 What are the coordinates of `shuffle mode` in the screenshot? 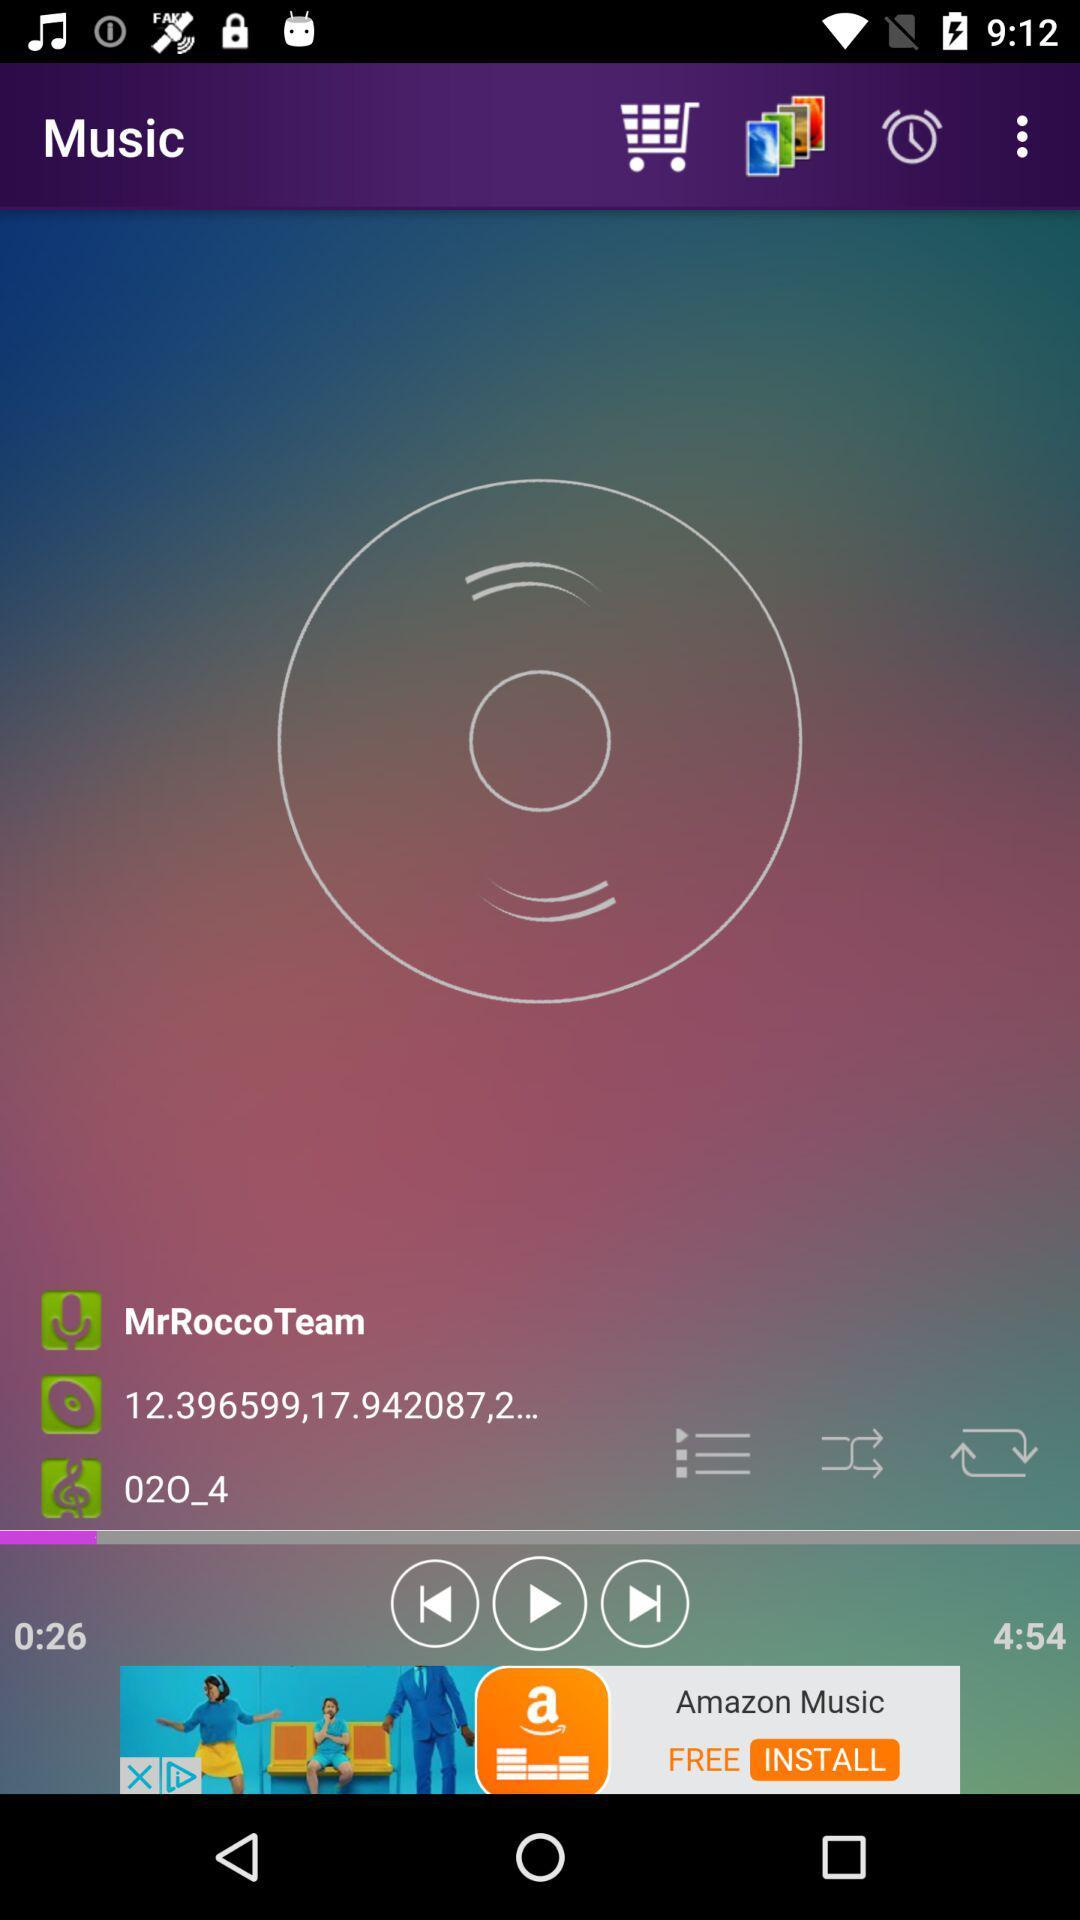 It's located at (852, 1453).